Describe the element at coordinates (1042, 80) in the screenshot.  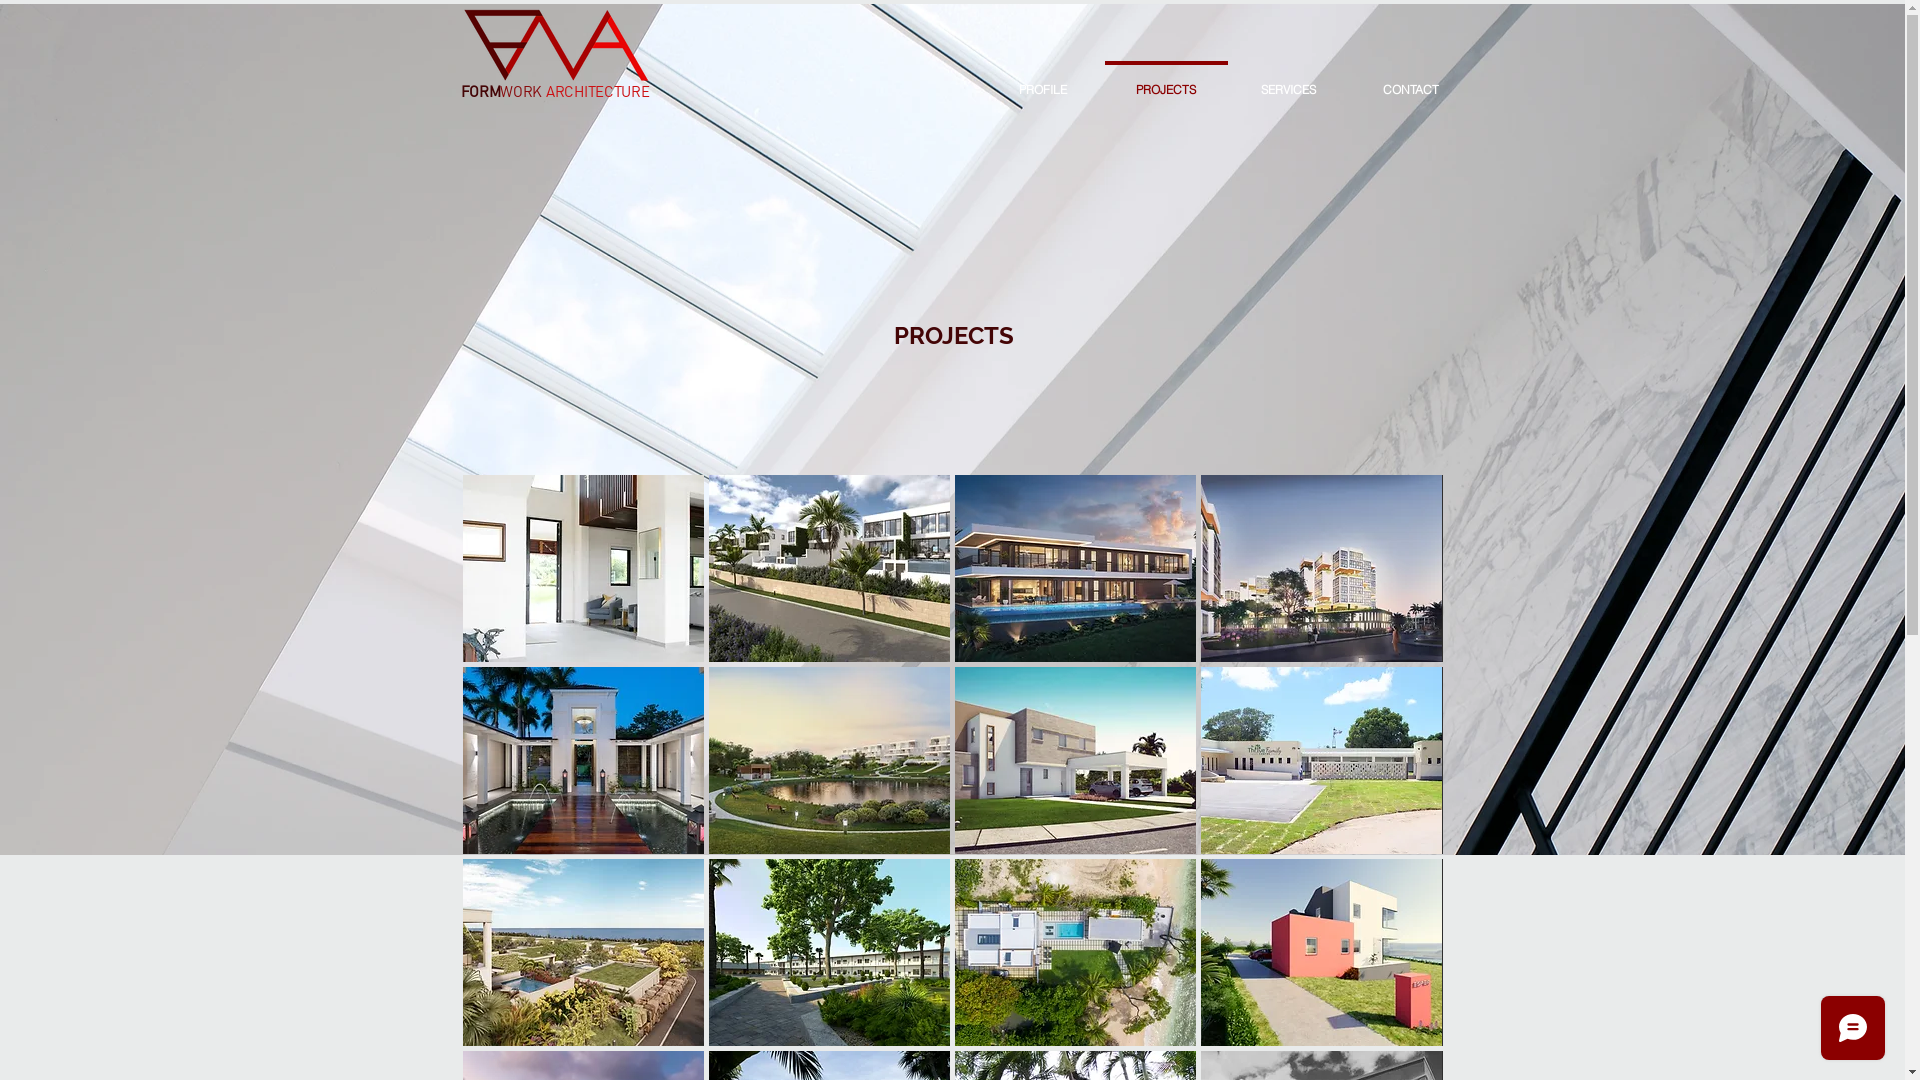
I see `'PROFILE'` at that location.